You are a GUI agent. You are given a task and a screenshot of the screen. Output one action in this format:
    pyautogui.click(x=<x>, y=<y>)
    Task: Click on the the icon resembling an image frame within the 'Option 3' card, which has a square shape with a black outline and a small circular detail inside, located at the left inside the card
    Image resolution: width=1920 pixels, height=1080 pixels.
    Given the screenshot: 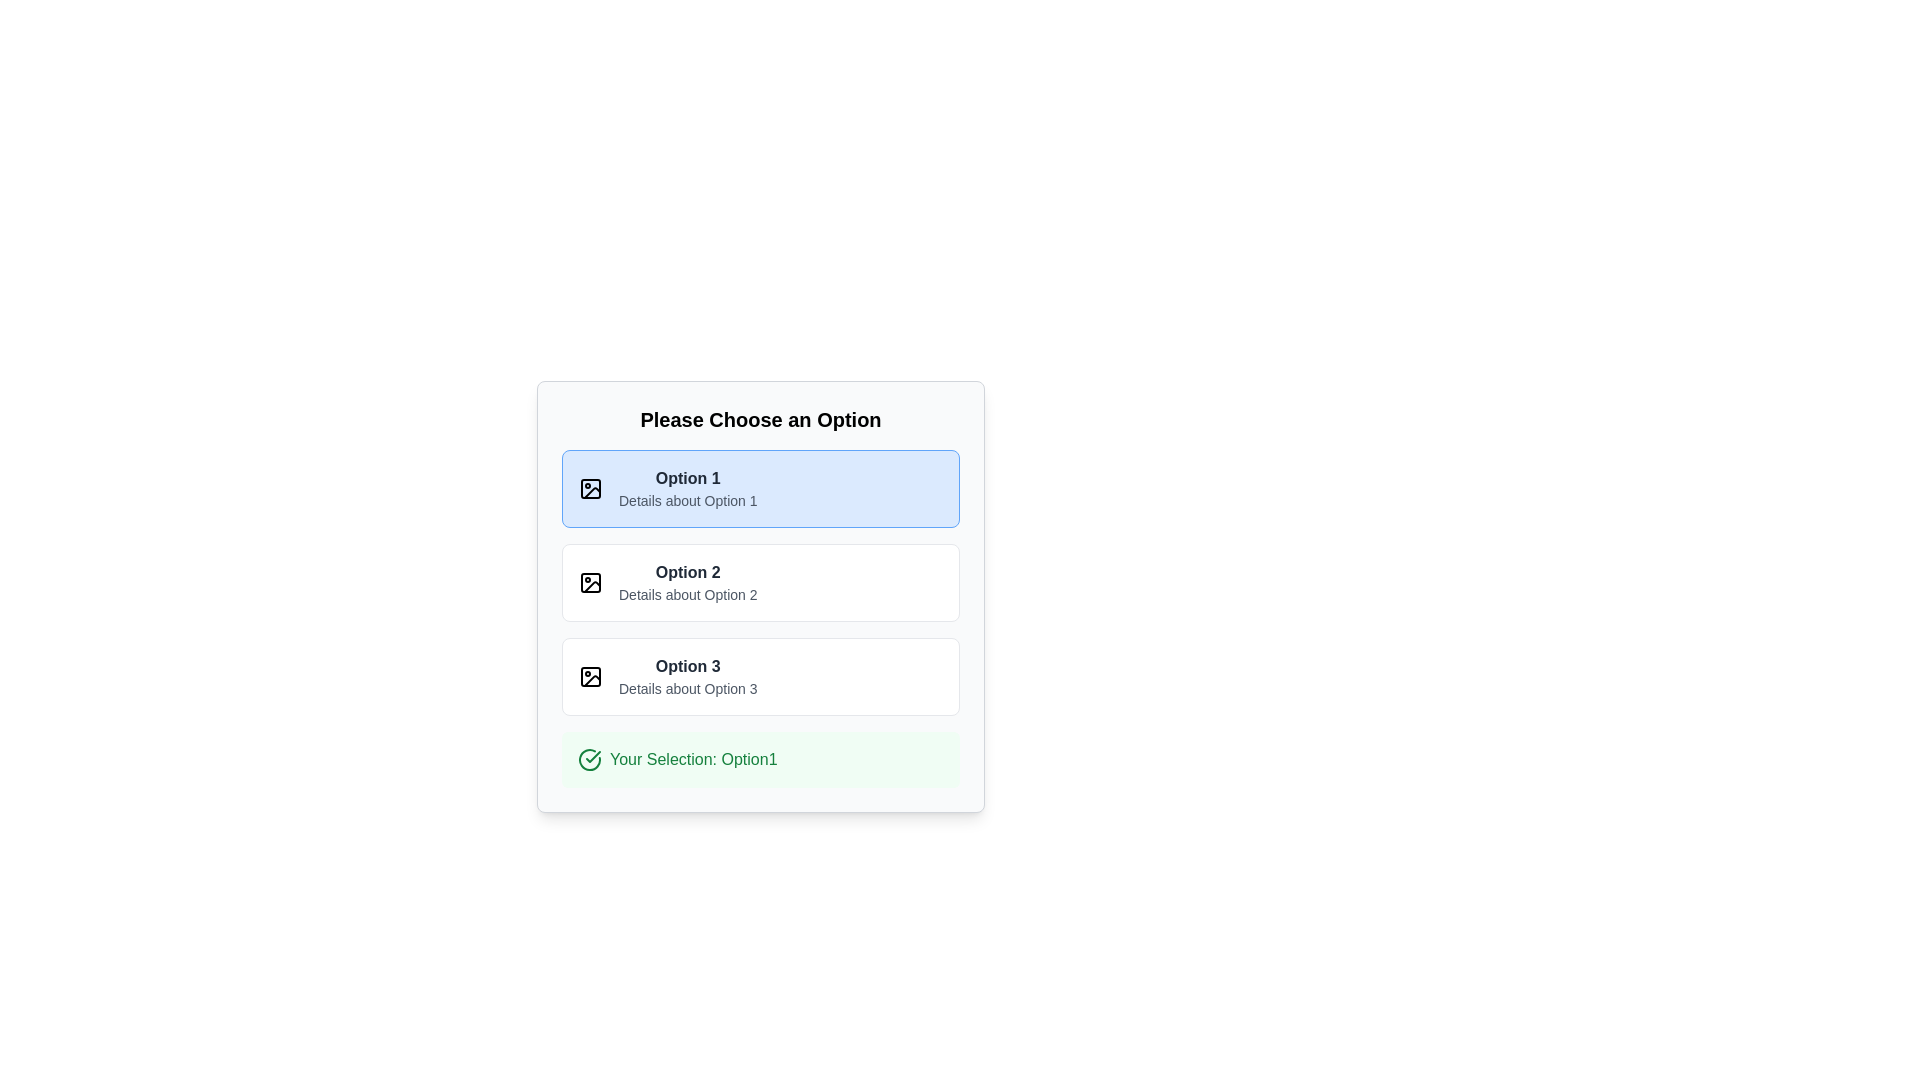 What is the action you would take?
    pyautogui.click(x=589, y=676)
    